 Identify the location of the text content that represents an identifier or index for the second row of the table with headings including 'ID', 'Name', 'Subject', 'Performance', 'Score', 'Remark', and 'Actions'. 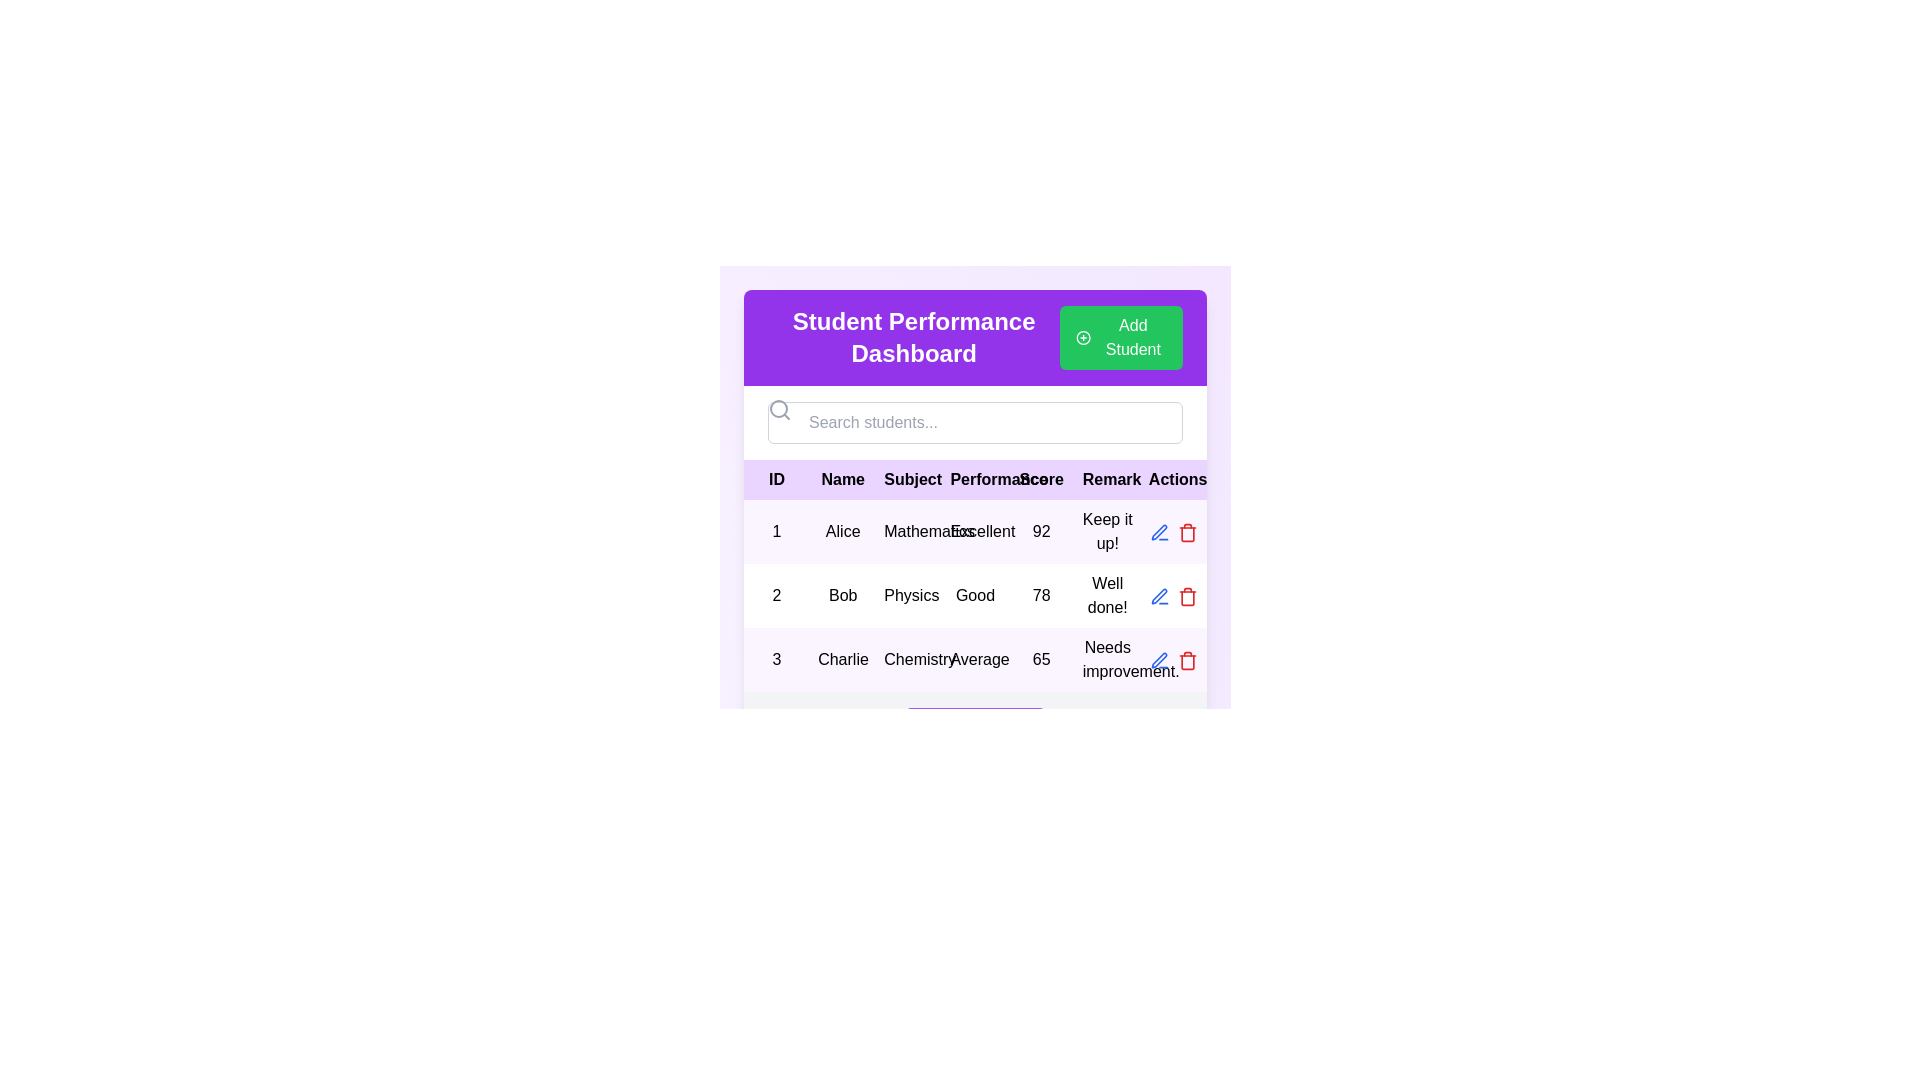
(776, 595).